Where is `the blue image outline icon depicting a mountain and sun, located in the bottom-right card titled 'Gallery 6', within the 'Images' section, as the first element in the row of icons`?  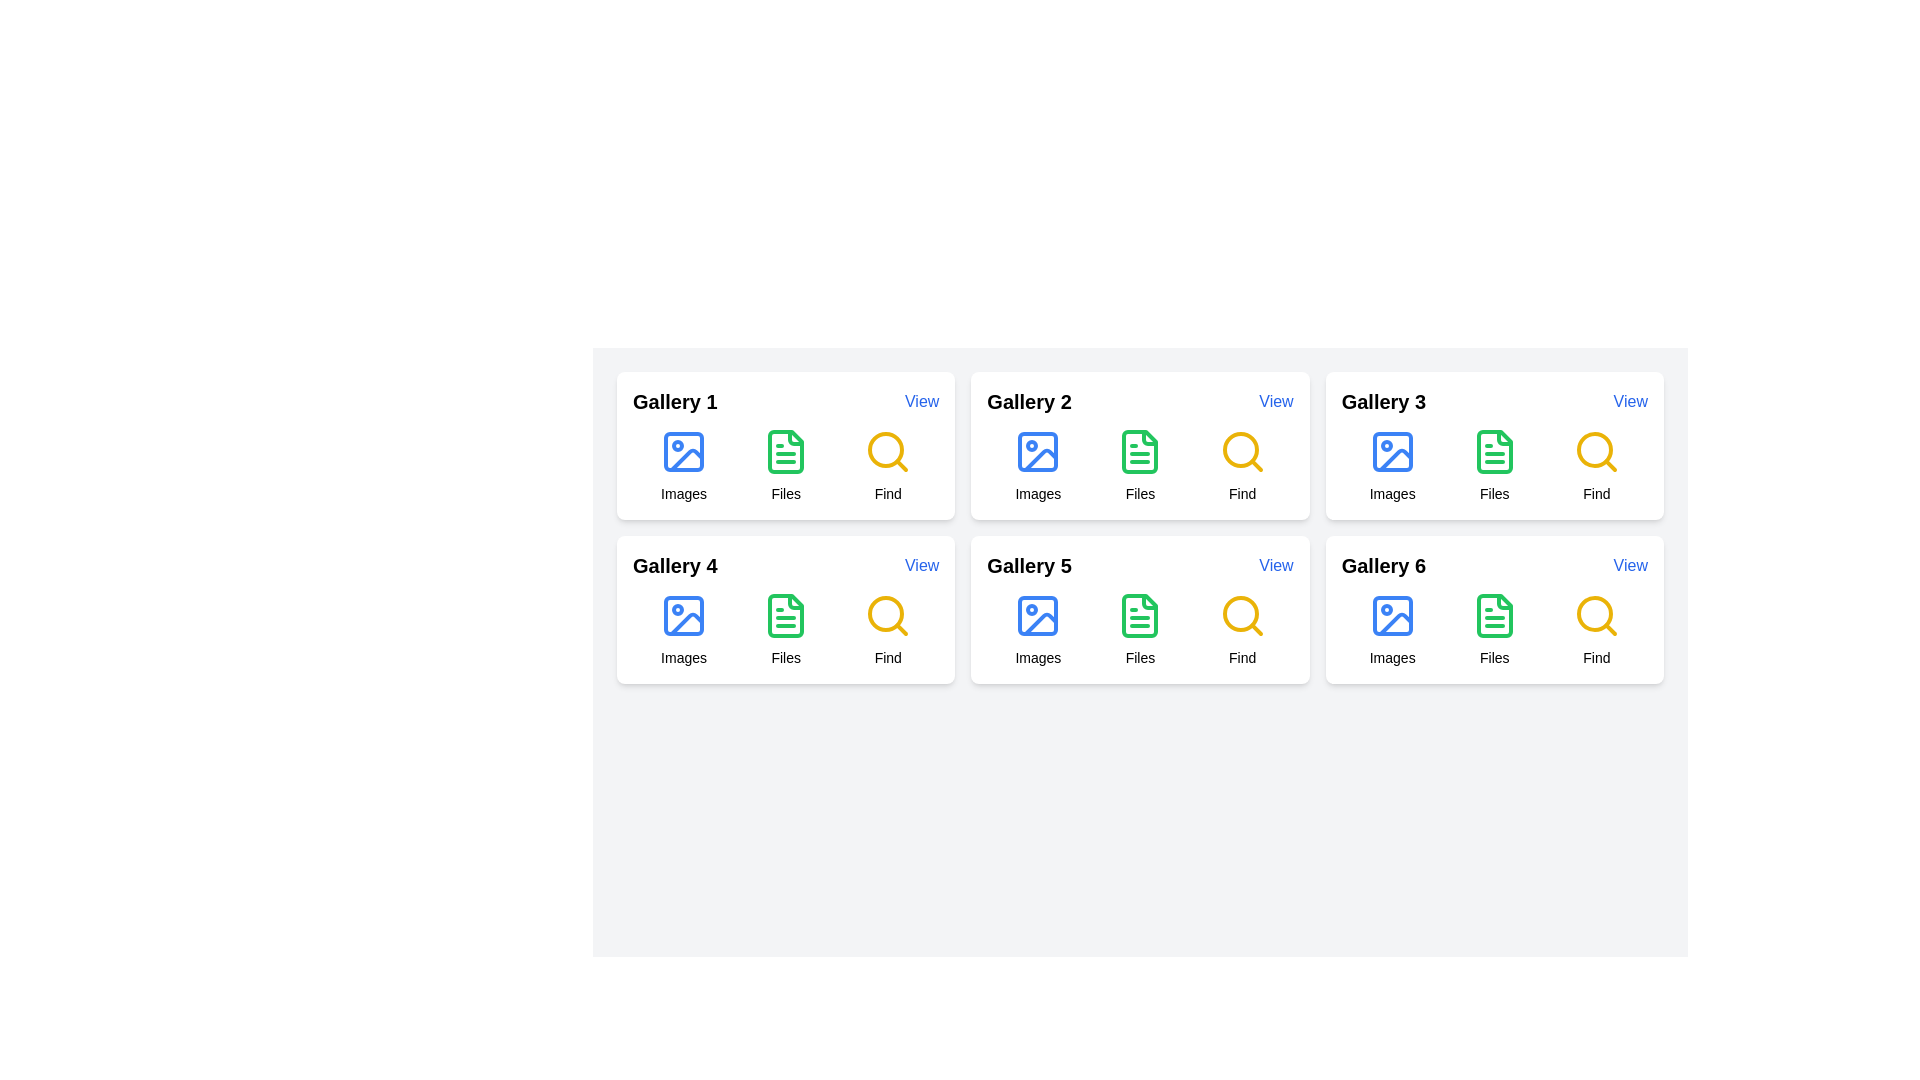 the blue image outline icon depicting a mountain and sun, located in the bottom-right card titled 'Gallery 6', within the 'Images' section, as the first element in the row of icons is located at coordinates (1391, 615).